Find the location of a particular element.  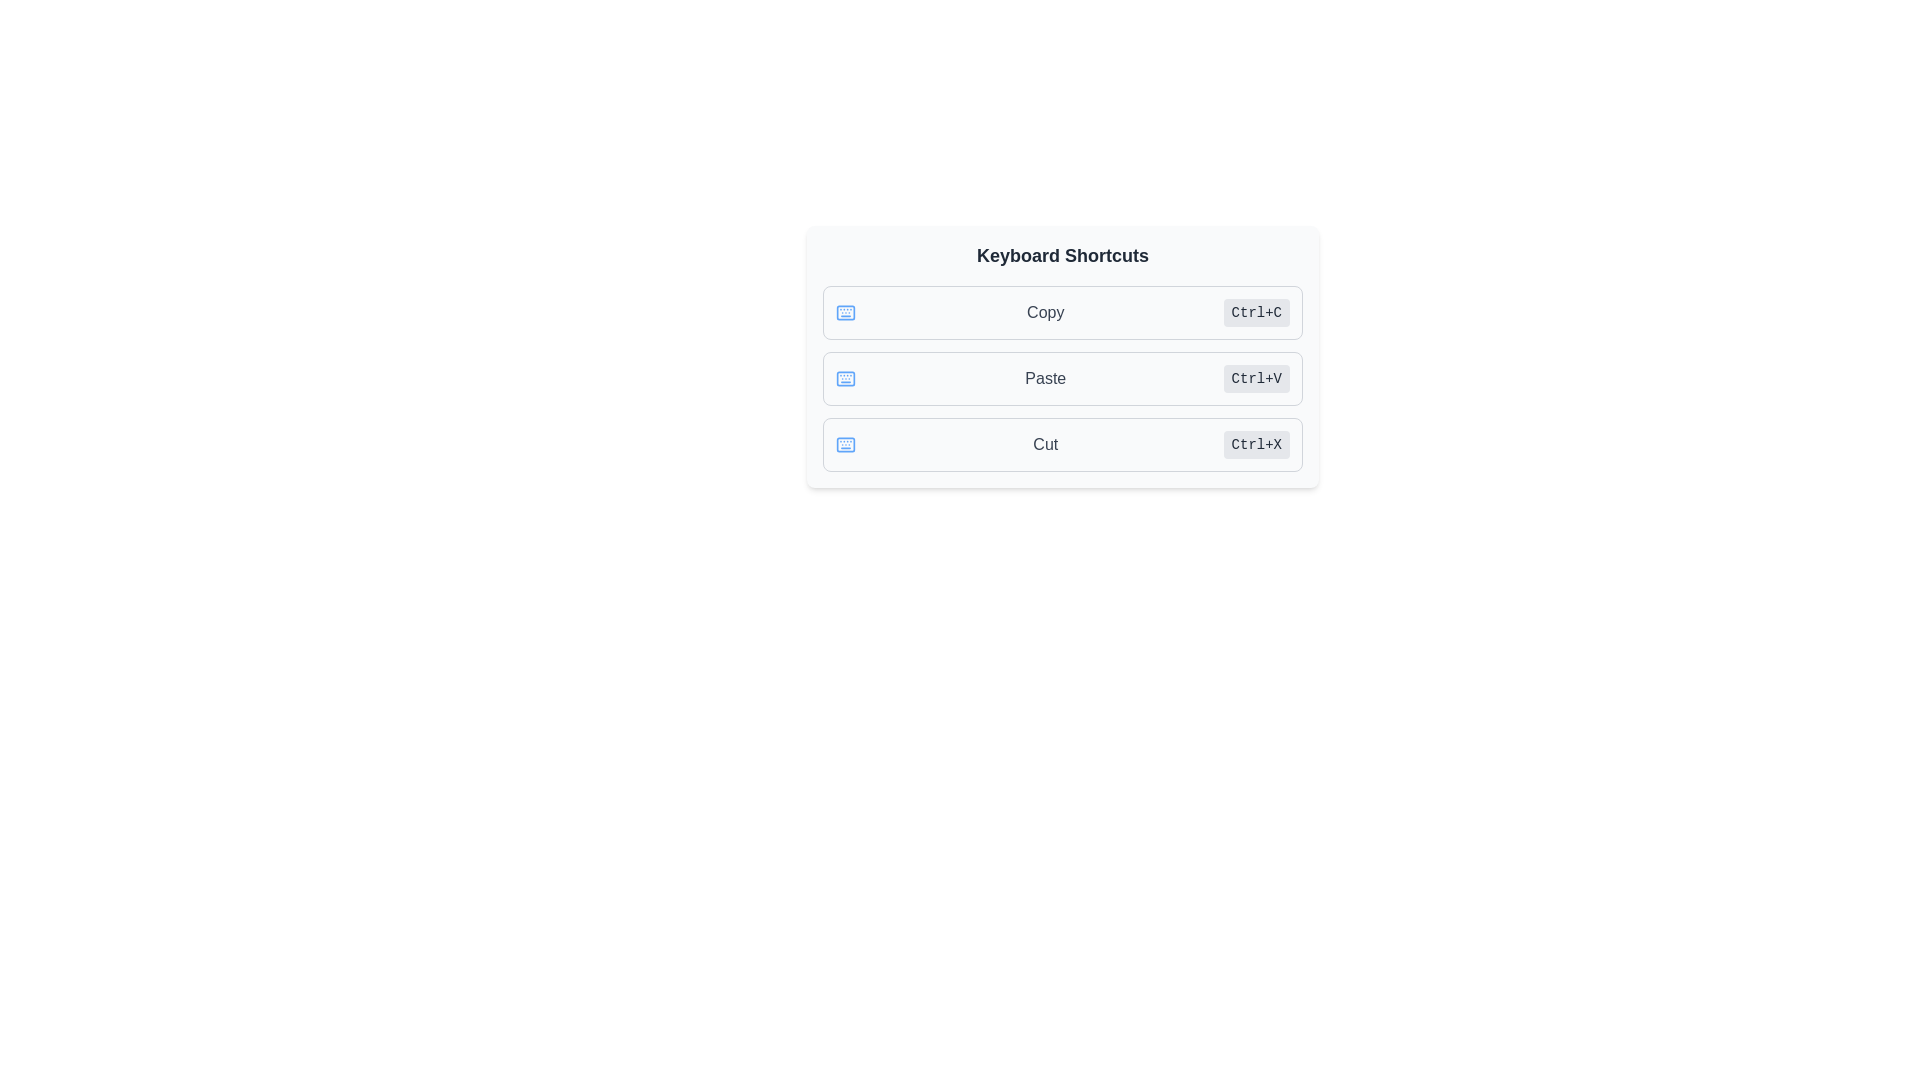

the 'Copy' button located at the top of the vertical list of action buttons is located at coordinates (1061, 312).